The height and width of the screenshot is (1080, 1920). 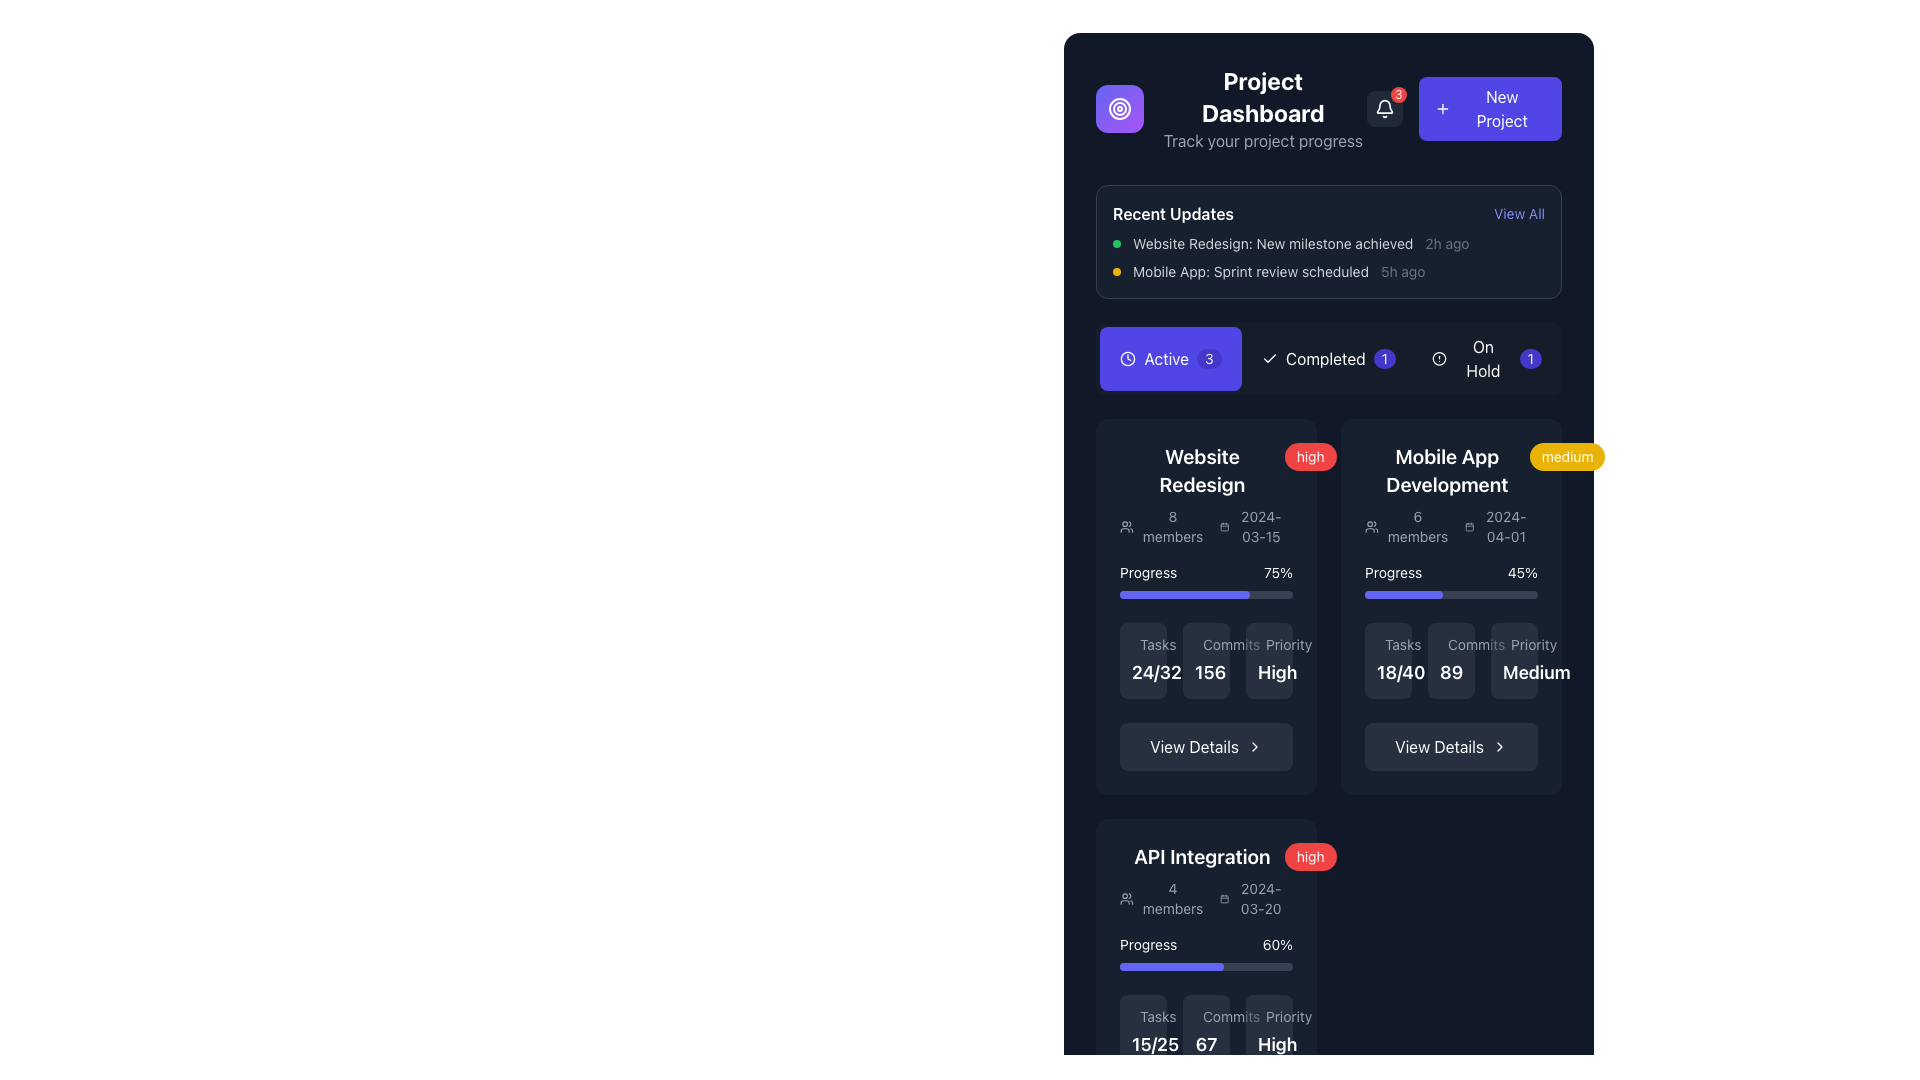 I want to click on the notification button located near the top-right corner of the application interface, so click(x=1383, y=108).